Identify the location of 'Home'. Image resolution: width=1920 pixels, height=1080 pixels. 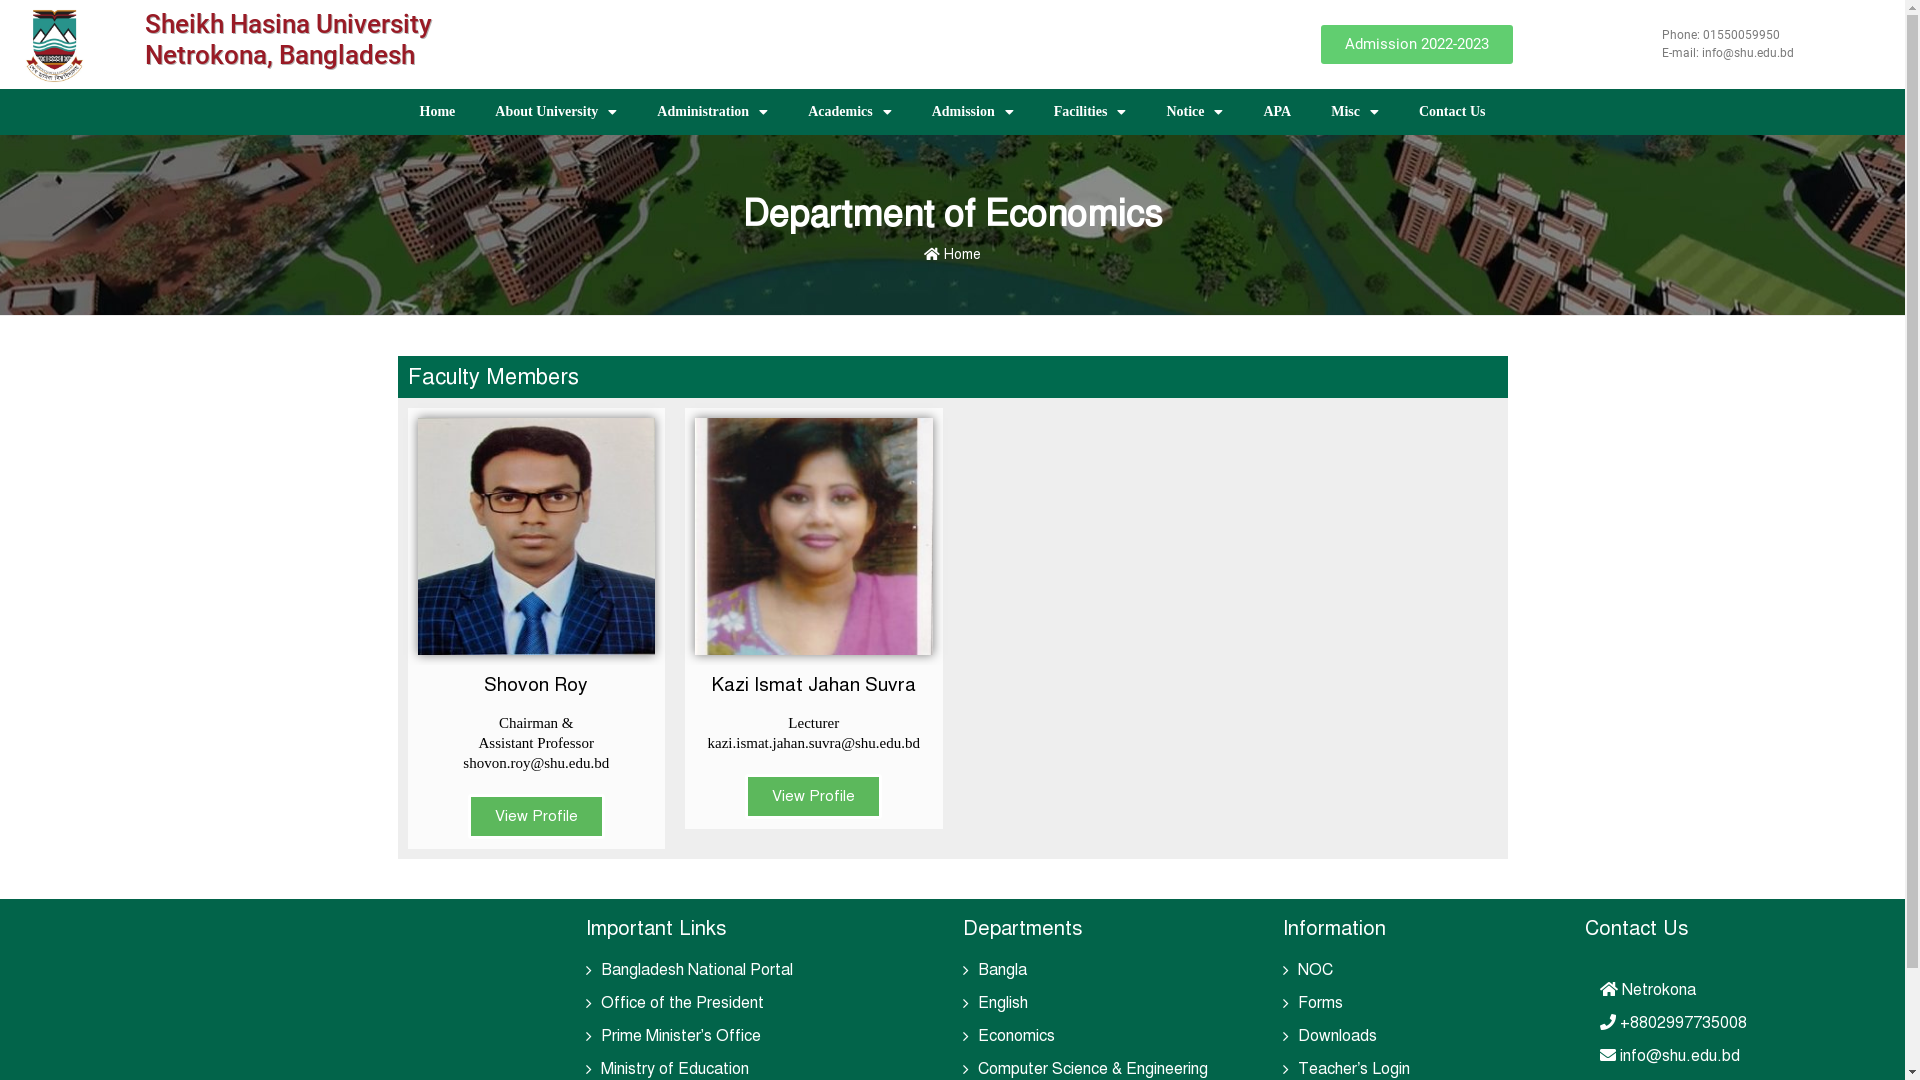
(436, 111).